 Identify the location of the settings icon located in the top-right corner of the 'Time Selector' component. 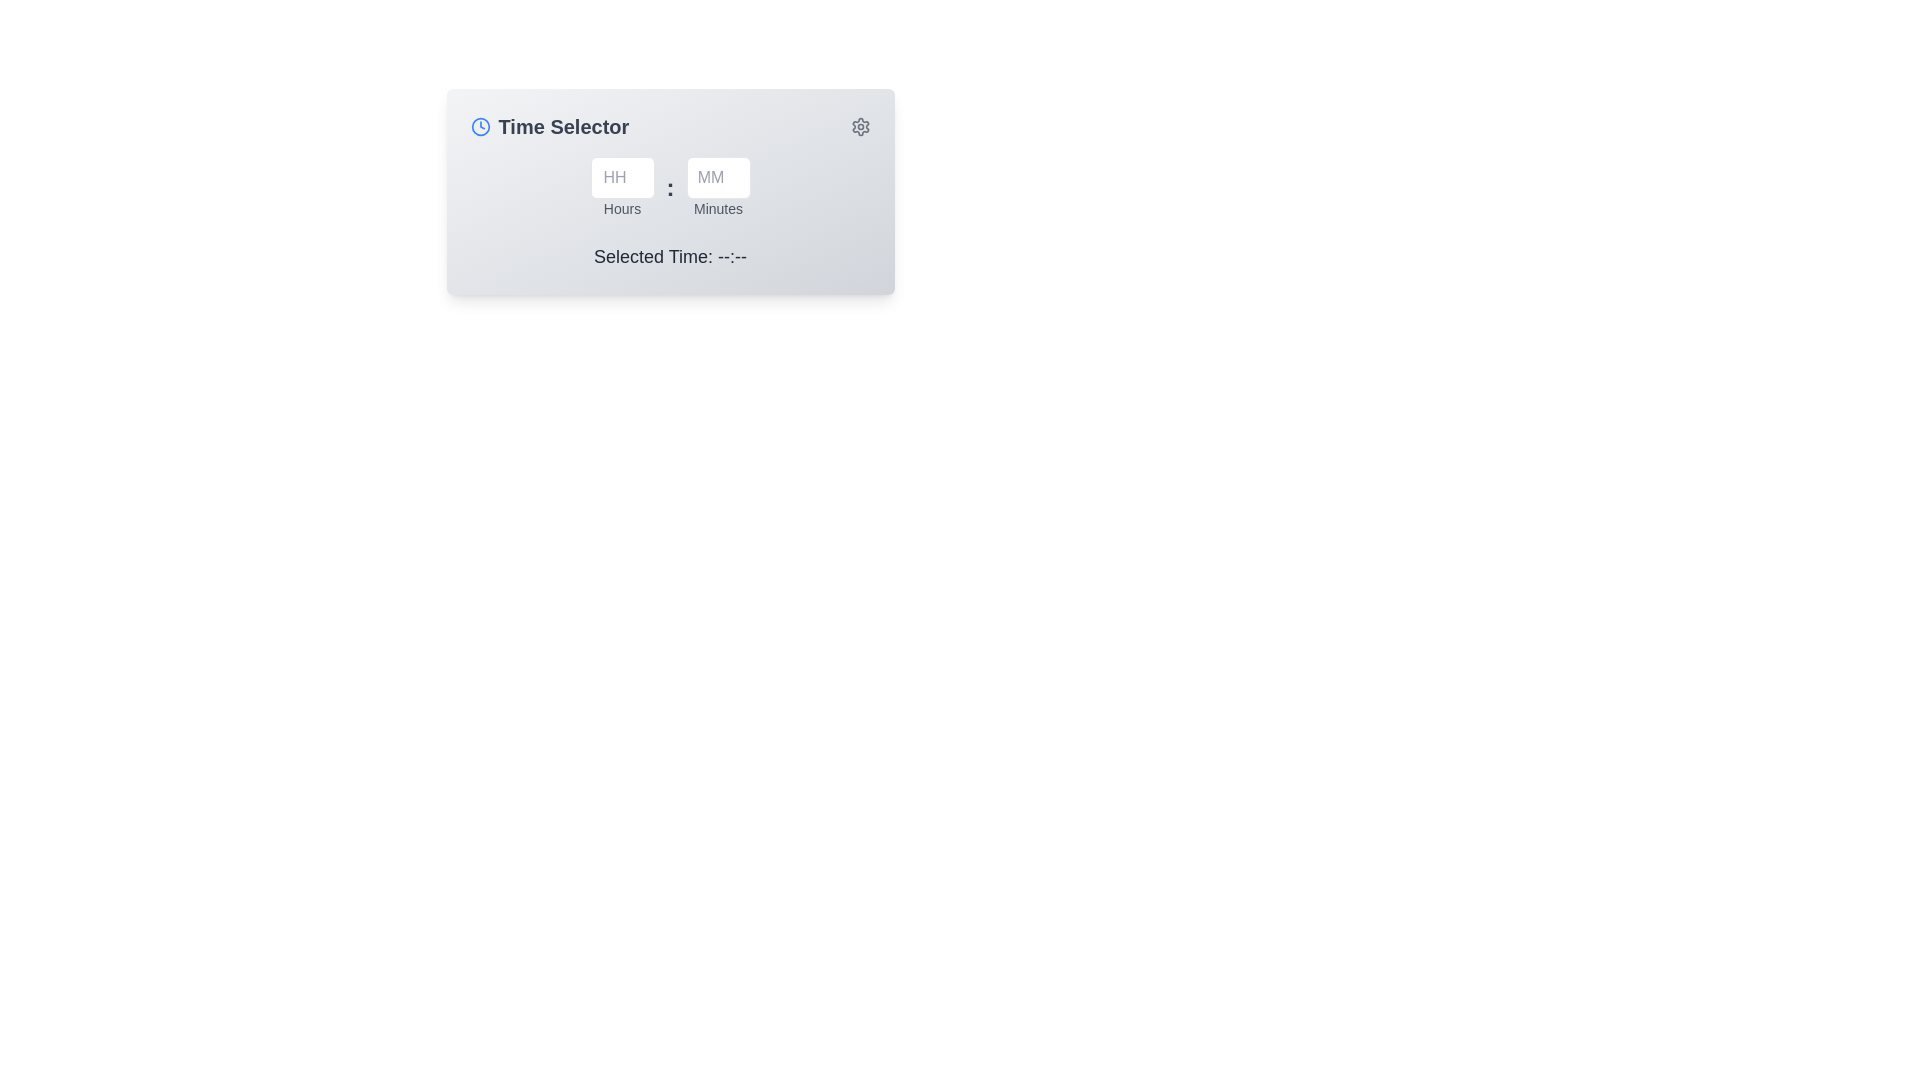
(860, 127).